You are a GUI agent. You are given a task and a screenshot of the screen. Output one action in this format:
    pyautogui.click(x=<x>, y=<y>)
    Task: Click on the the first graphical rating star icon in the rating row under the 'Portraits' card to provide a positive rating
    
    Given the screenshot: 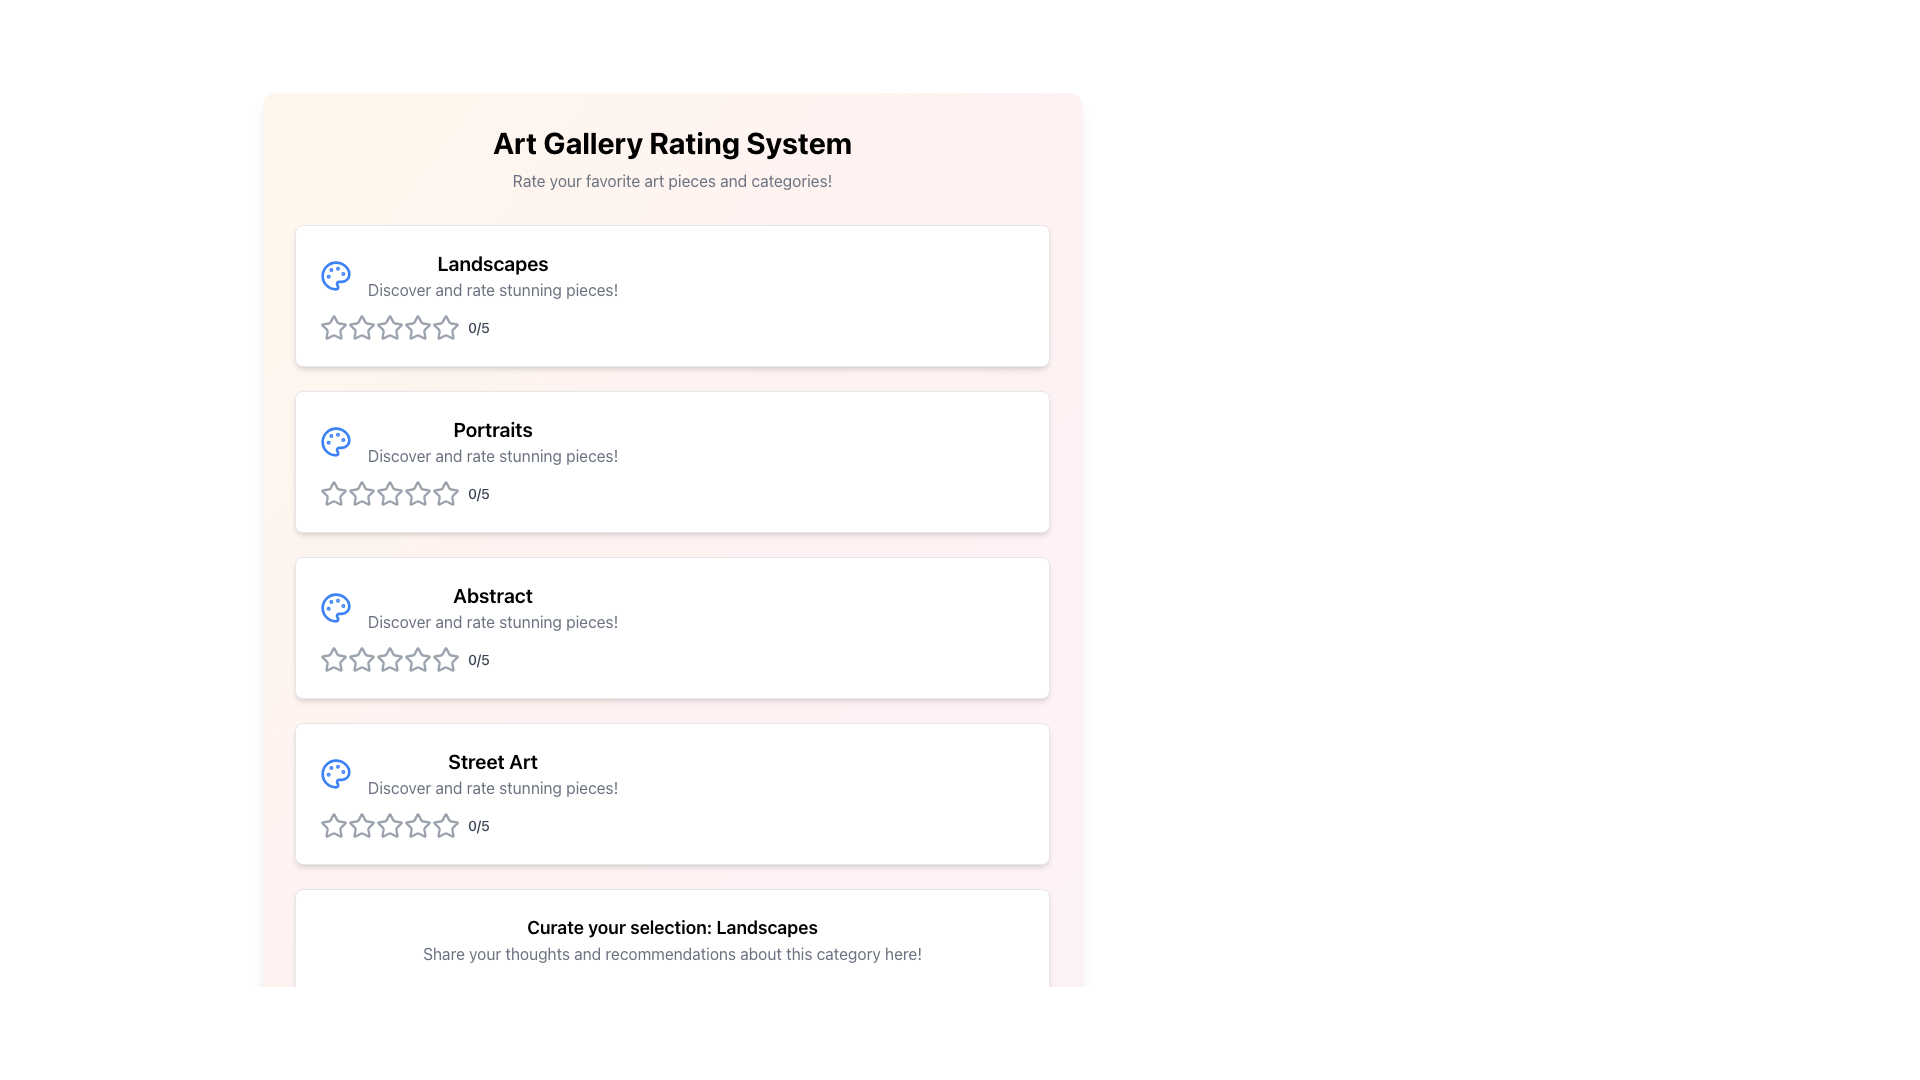 What is the action you would take?
    pyautogui.click(x=334, y=493)
    